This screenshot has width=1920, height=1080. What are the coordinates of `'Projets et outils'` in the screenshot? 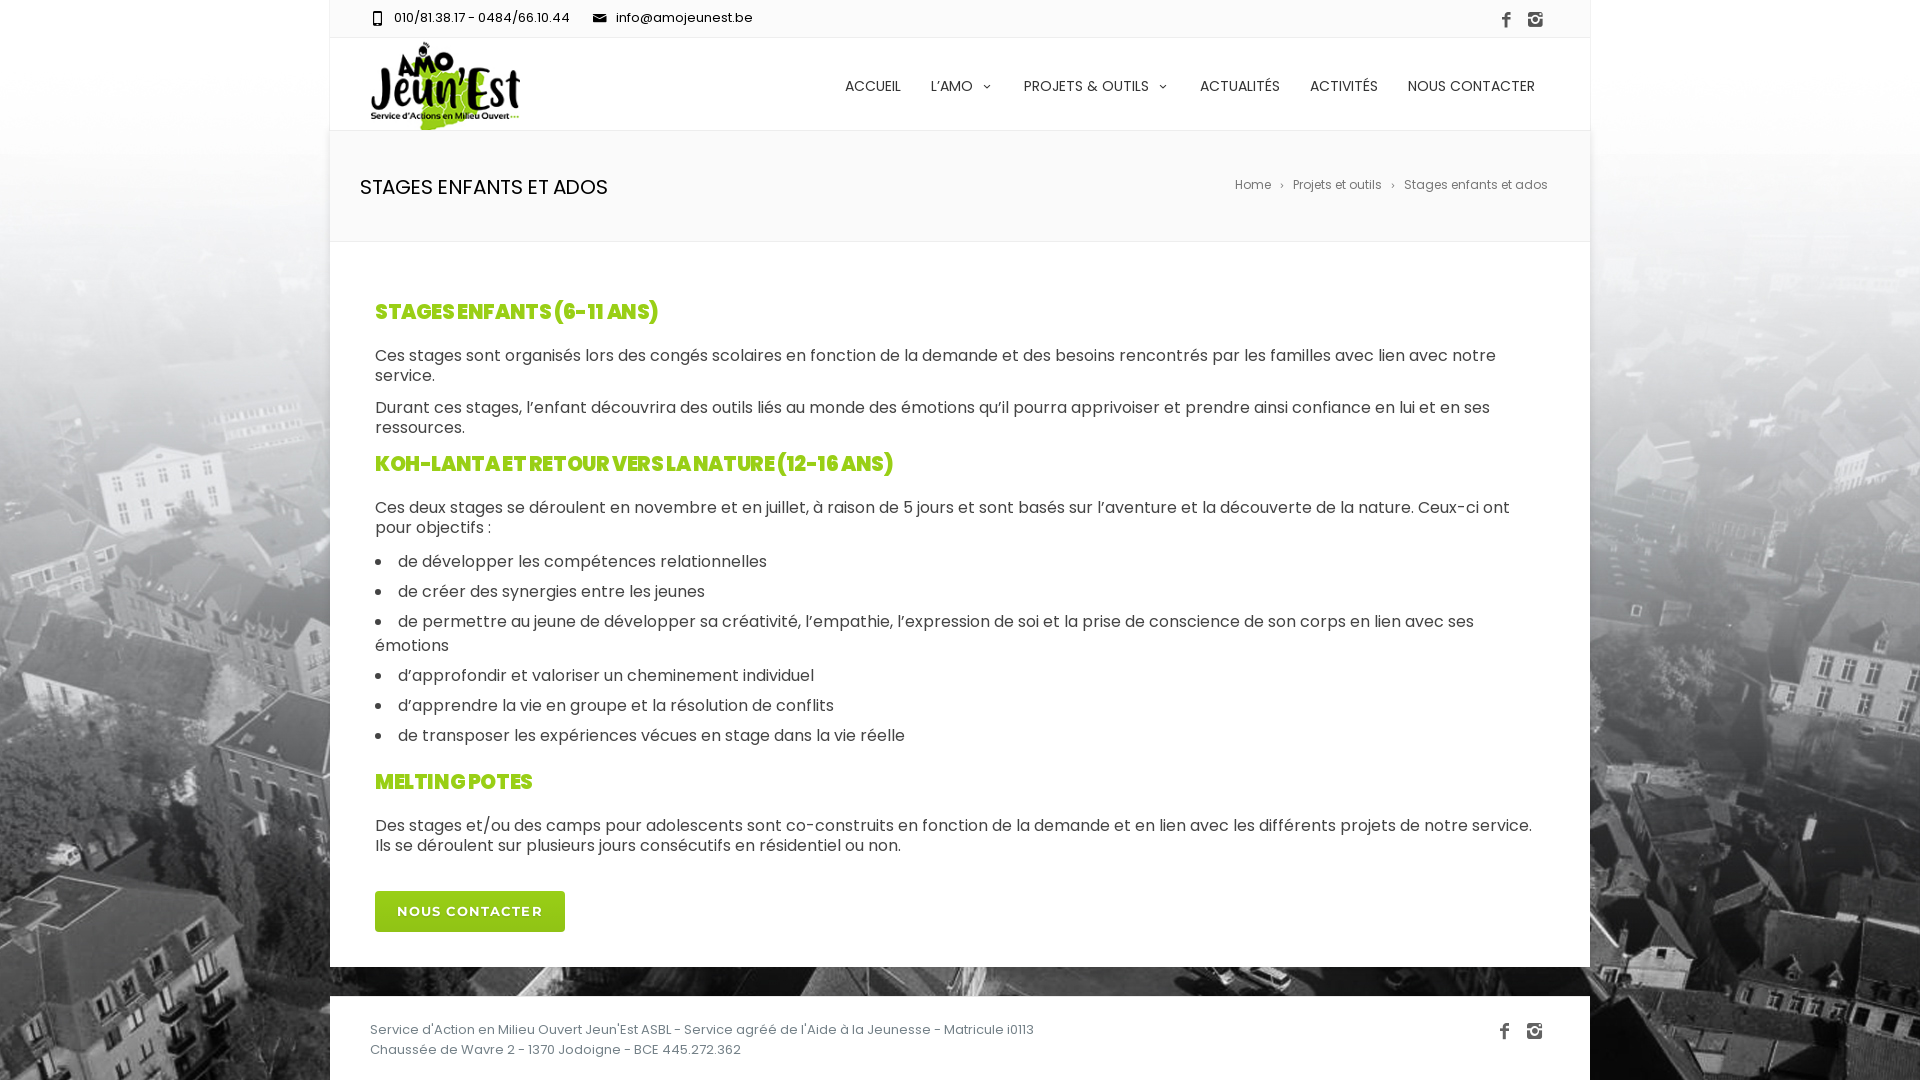 It's located at (1345, 185).